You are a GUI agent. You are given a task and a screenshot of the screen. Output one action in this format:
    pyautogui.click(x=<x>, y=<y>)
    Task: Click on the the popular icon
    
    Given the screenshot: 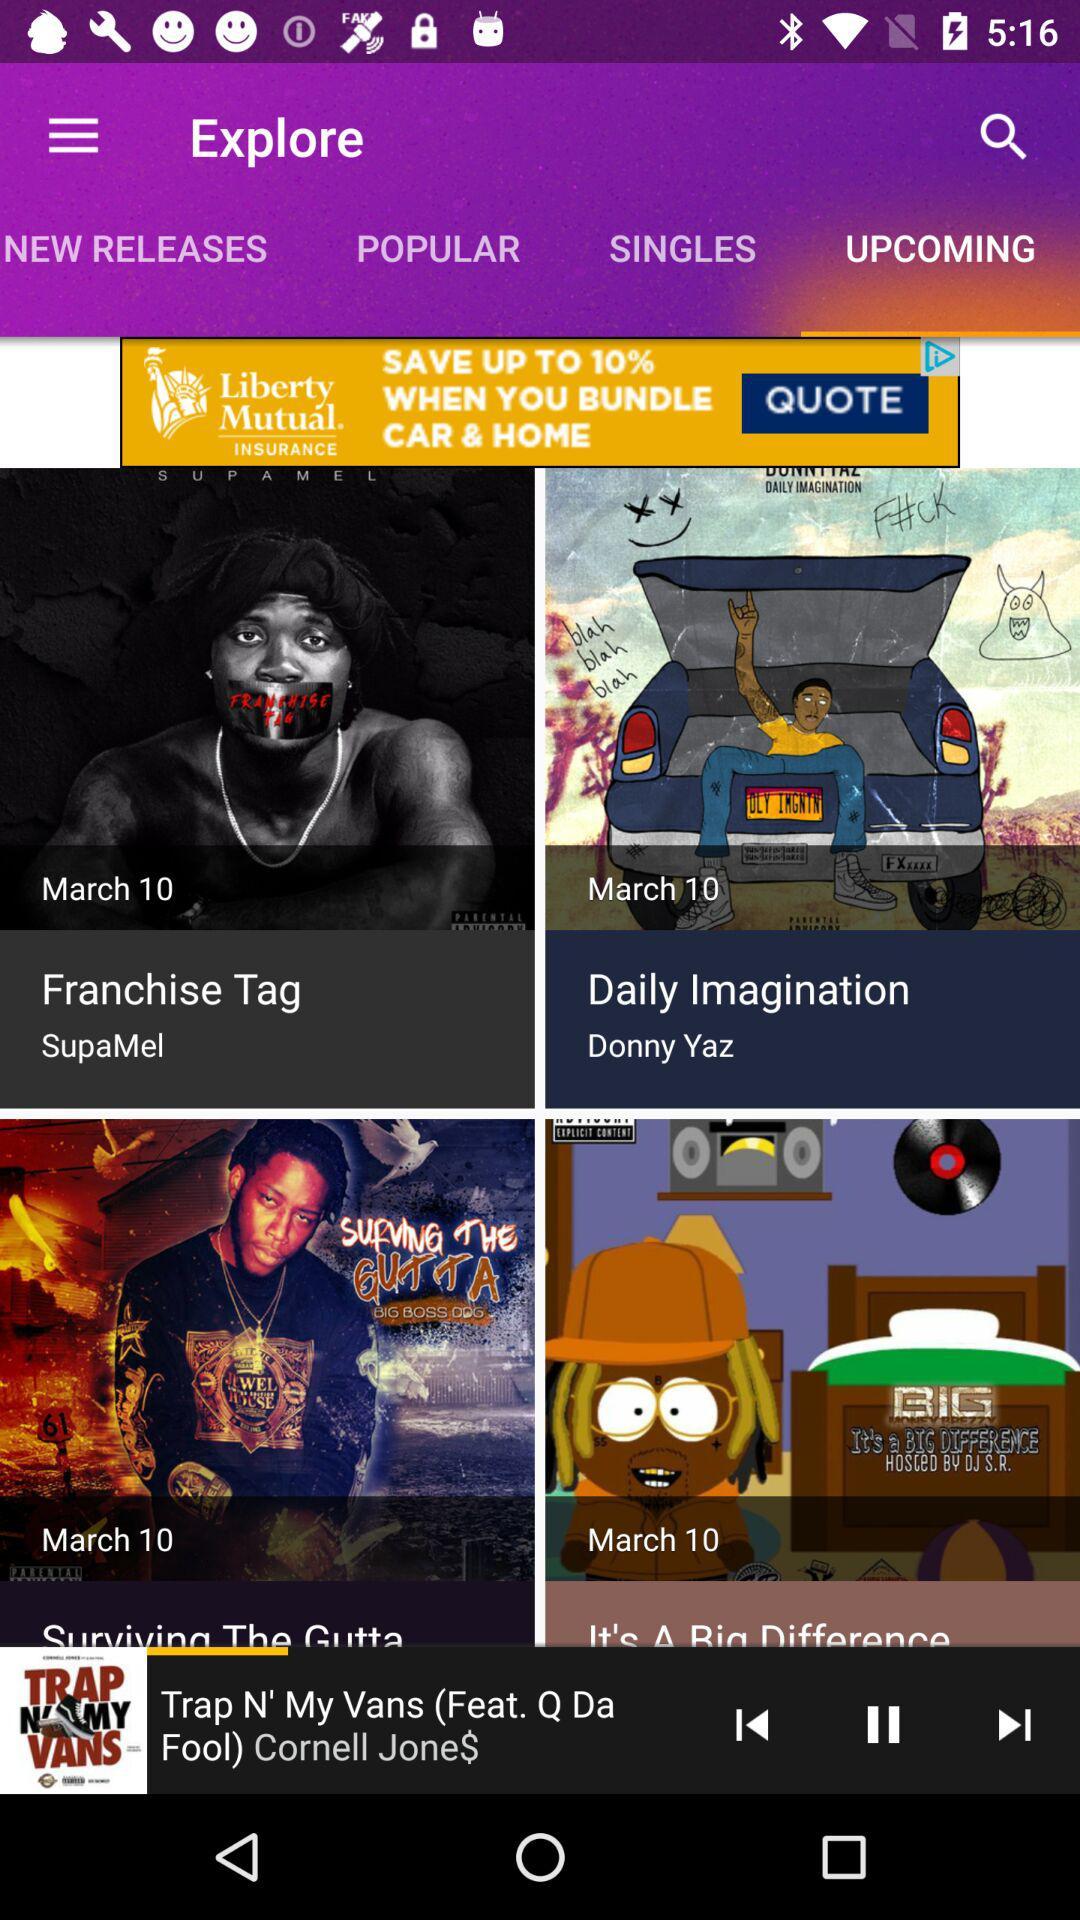 What is the action you would take?
    pyautogui.click(x=437, y=246)
    